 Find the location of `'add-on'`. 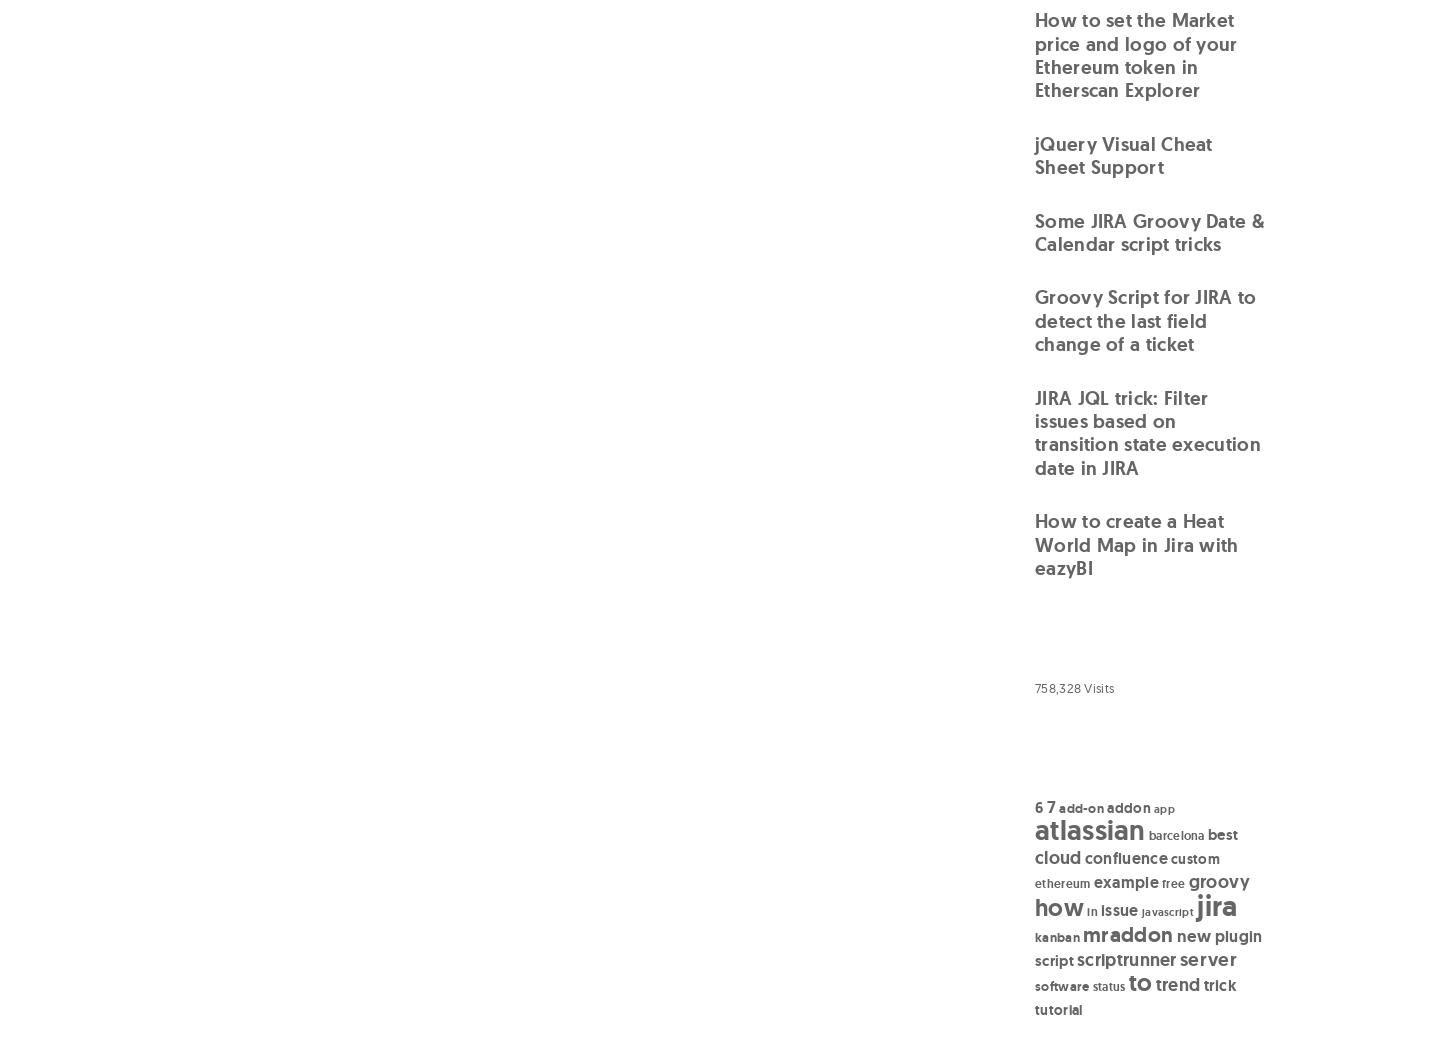

'add-on' is located at coordinates (1058, 805).